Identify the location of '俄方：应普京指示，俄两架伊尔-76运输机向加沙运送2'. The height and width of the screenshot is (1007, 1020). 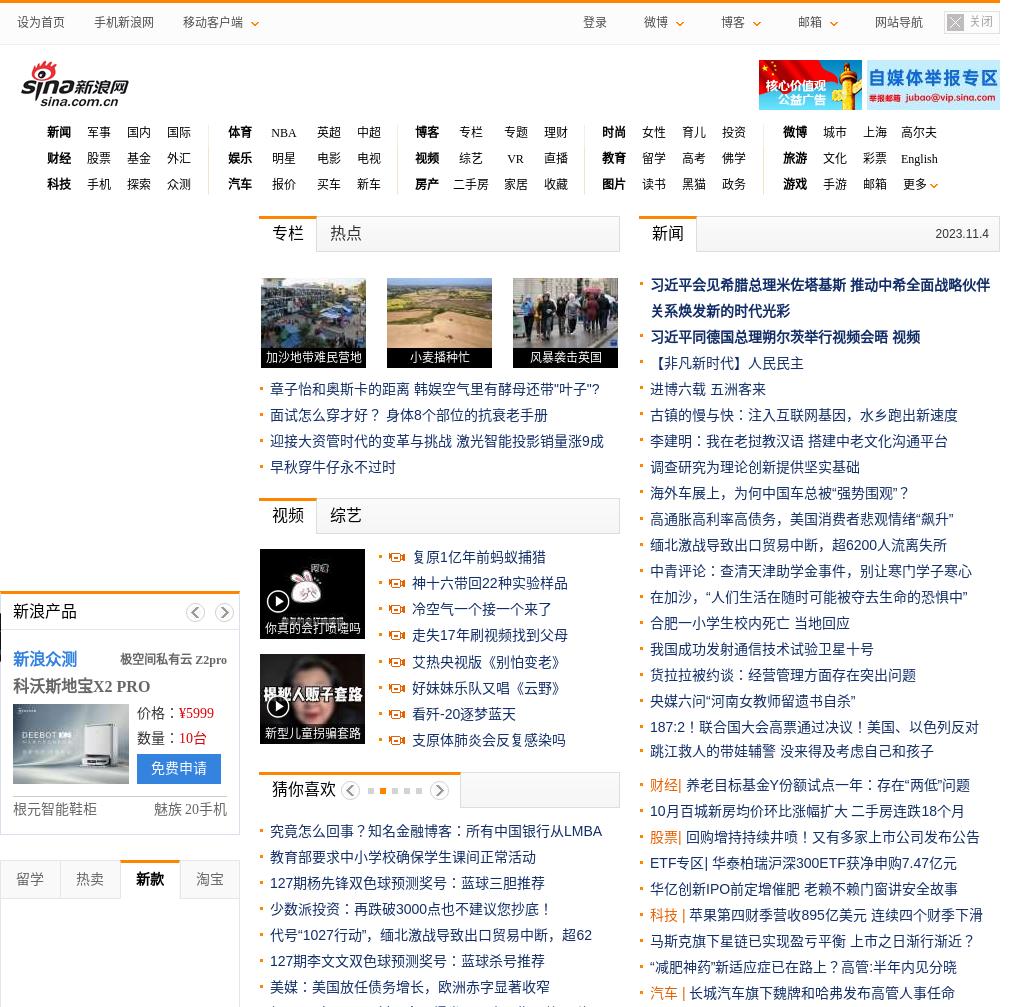
(628, 908).